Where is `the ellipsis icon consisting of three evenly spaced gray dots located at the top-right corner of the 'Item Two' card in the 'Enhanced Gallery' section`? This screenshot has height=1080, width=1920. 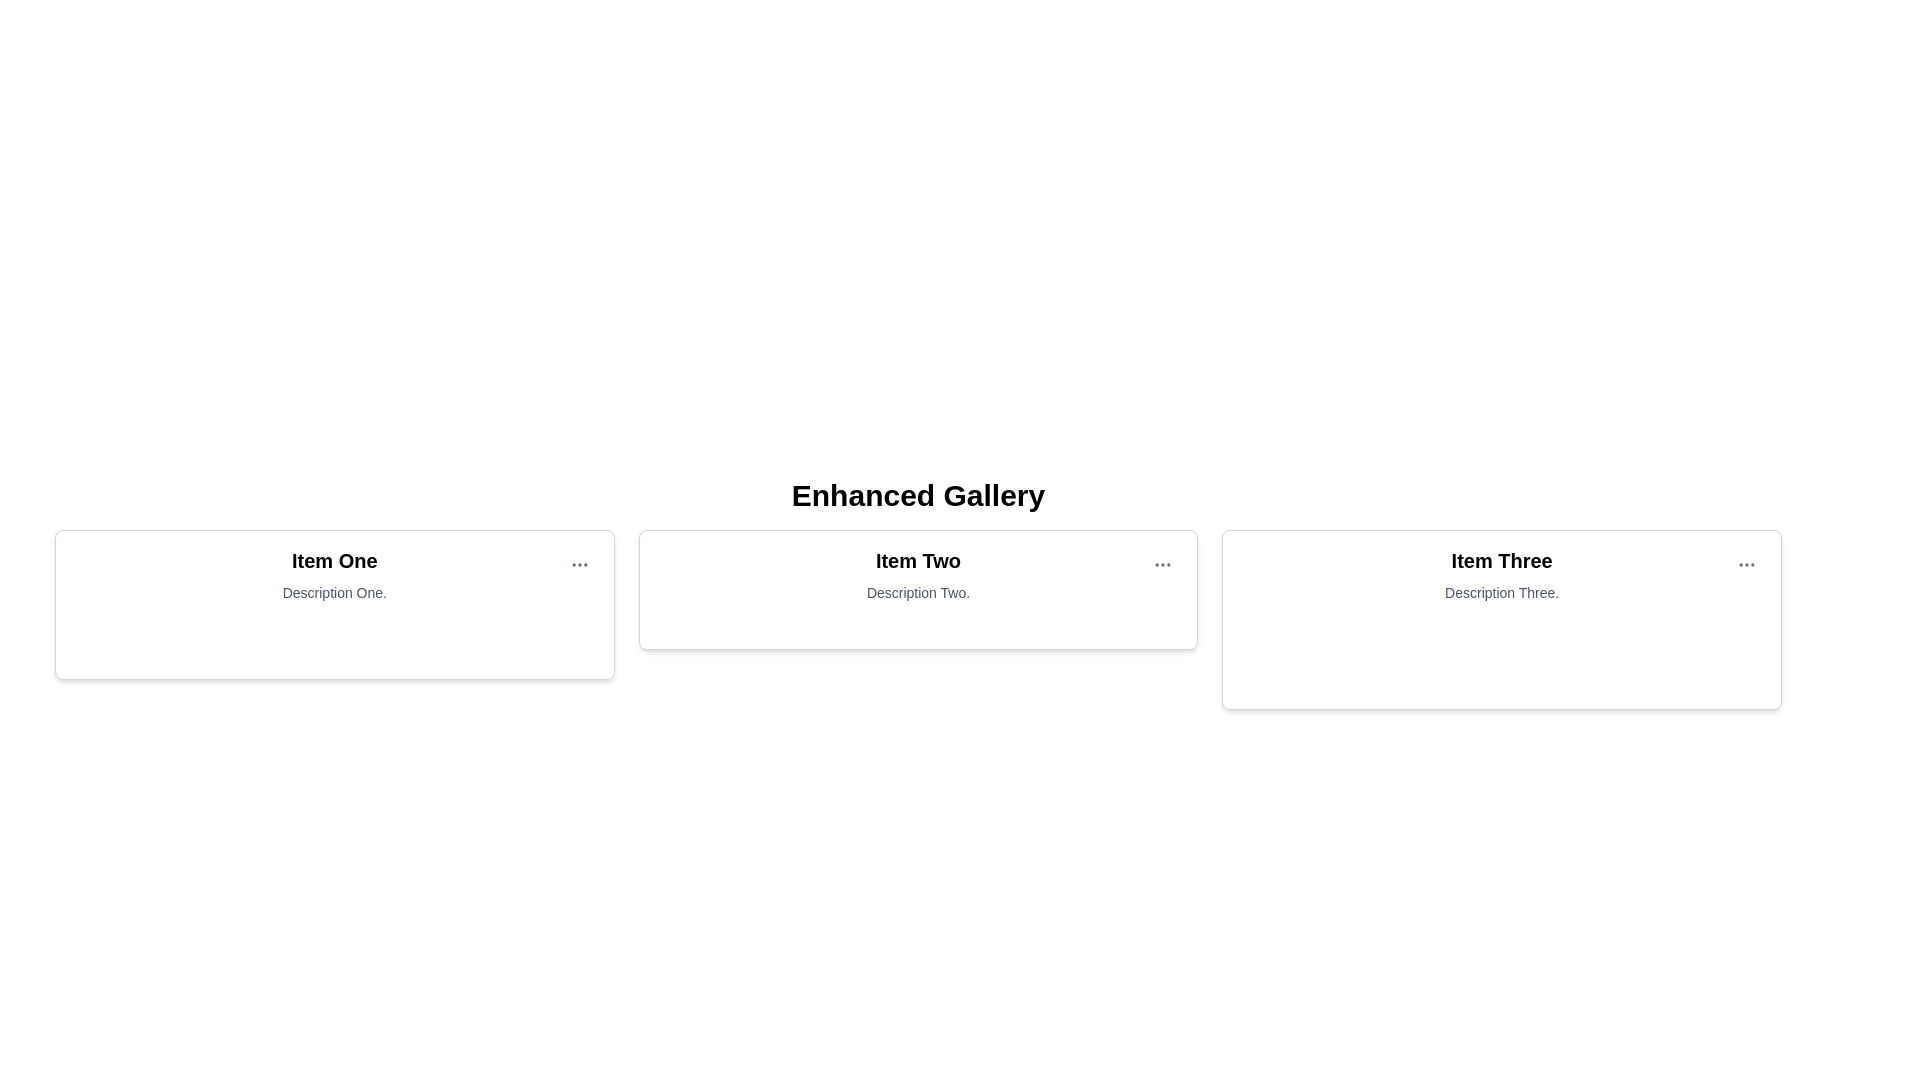 the ellipsis icon consisting of three evenly spaced gray dots located at the top-right corner of the 'Item Two' card in the 'Enhanced Gallery' section is located at coordinates (1163, 564).